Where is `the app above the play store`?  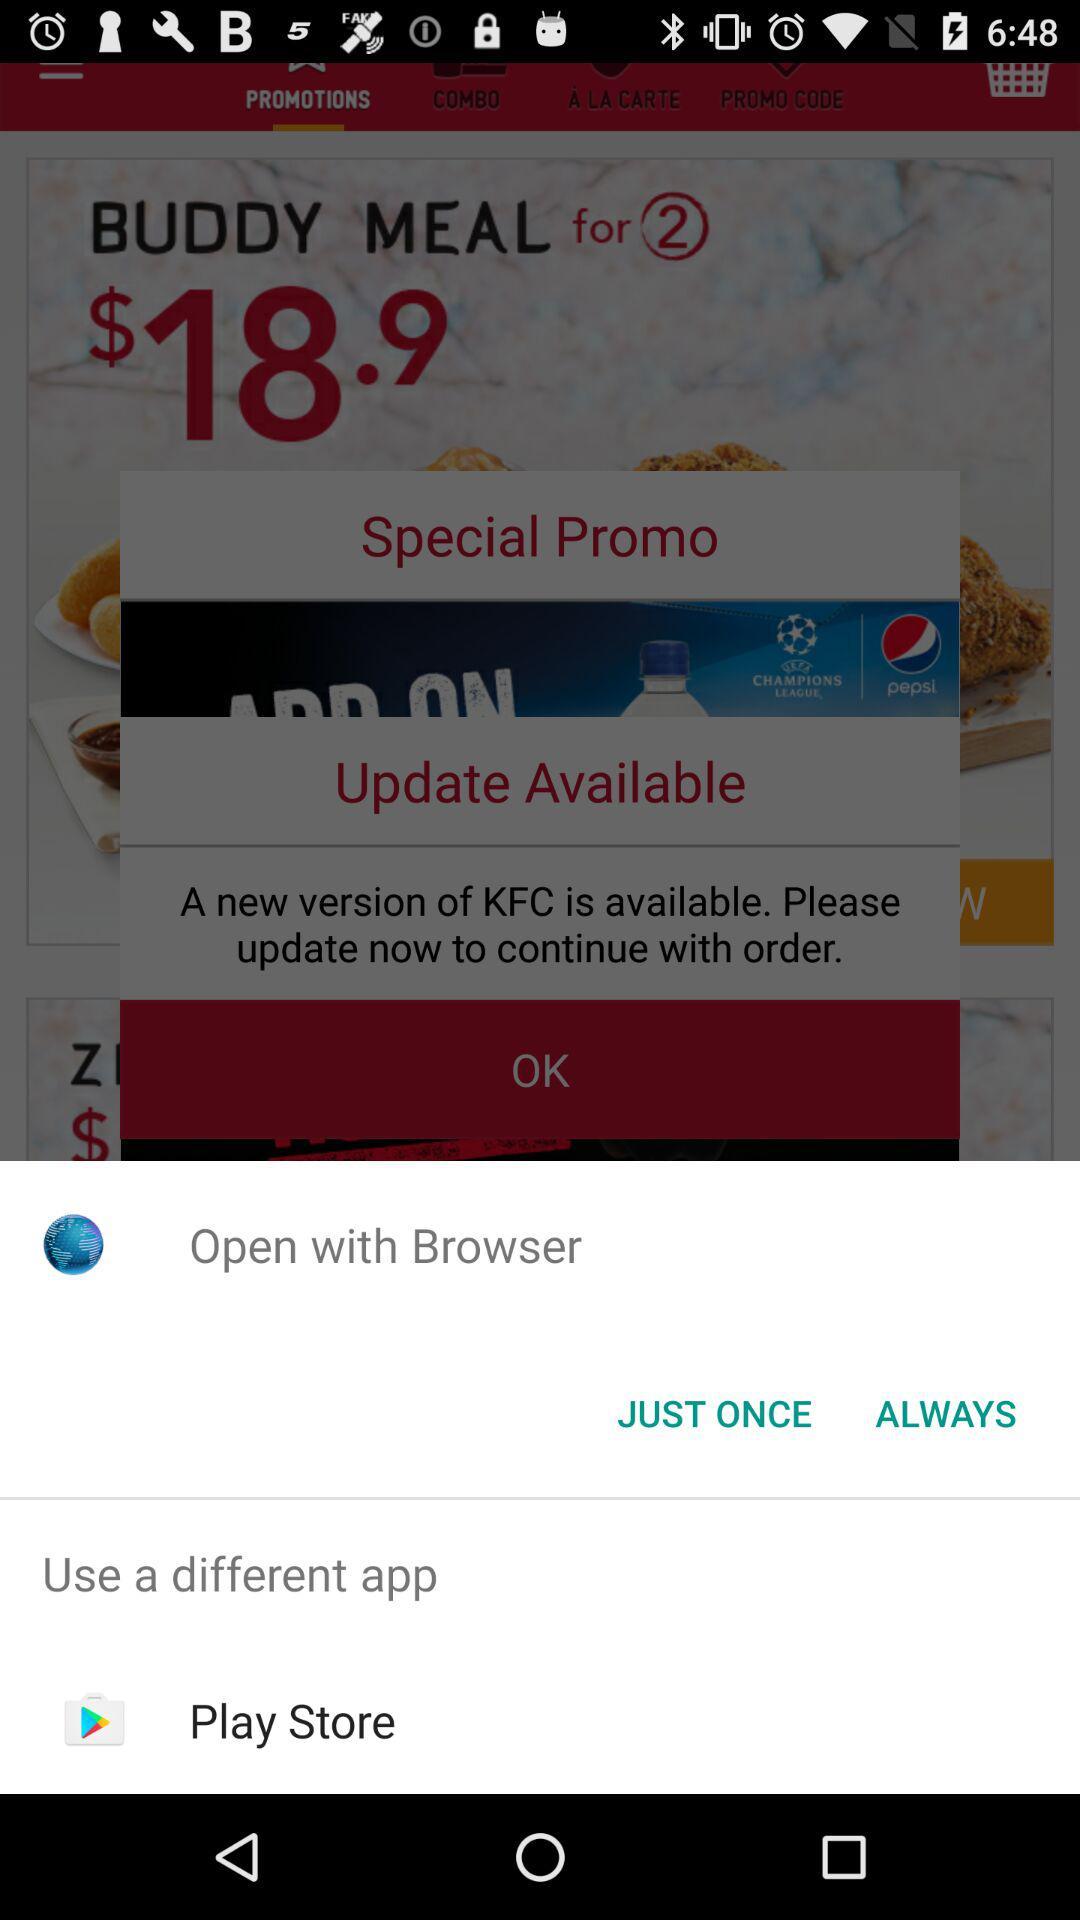
the app above the play store is located at coordinates (540, 1572).